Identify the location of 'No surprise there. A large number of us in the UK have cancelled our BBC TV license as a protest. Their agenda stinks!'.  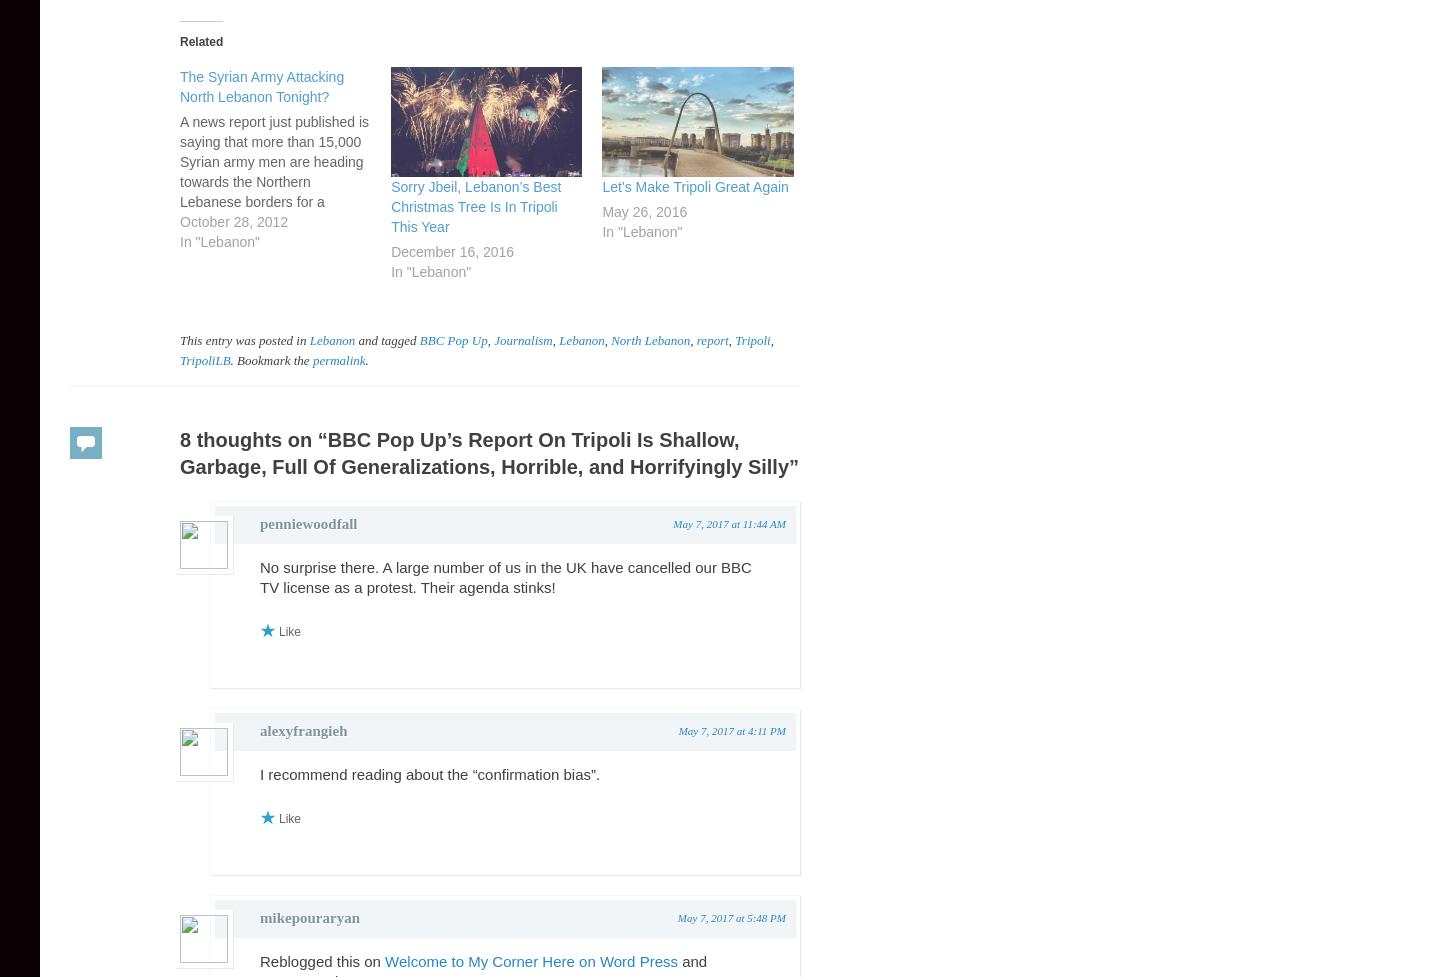
(259, 576).